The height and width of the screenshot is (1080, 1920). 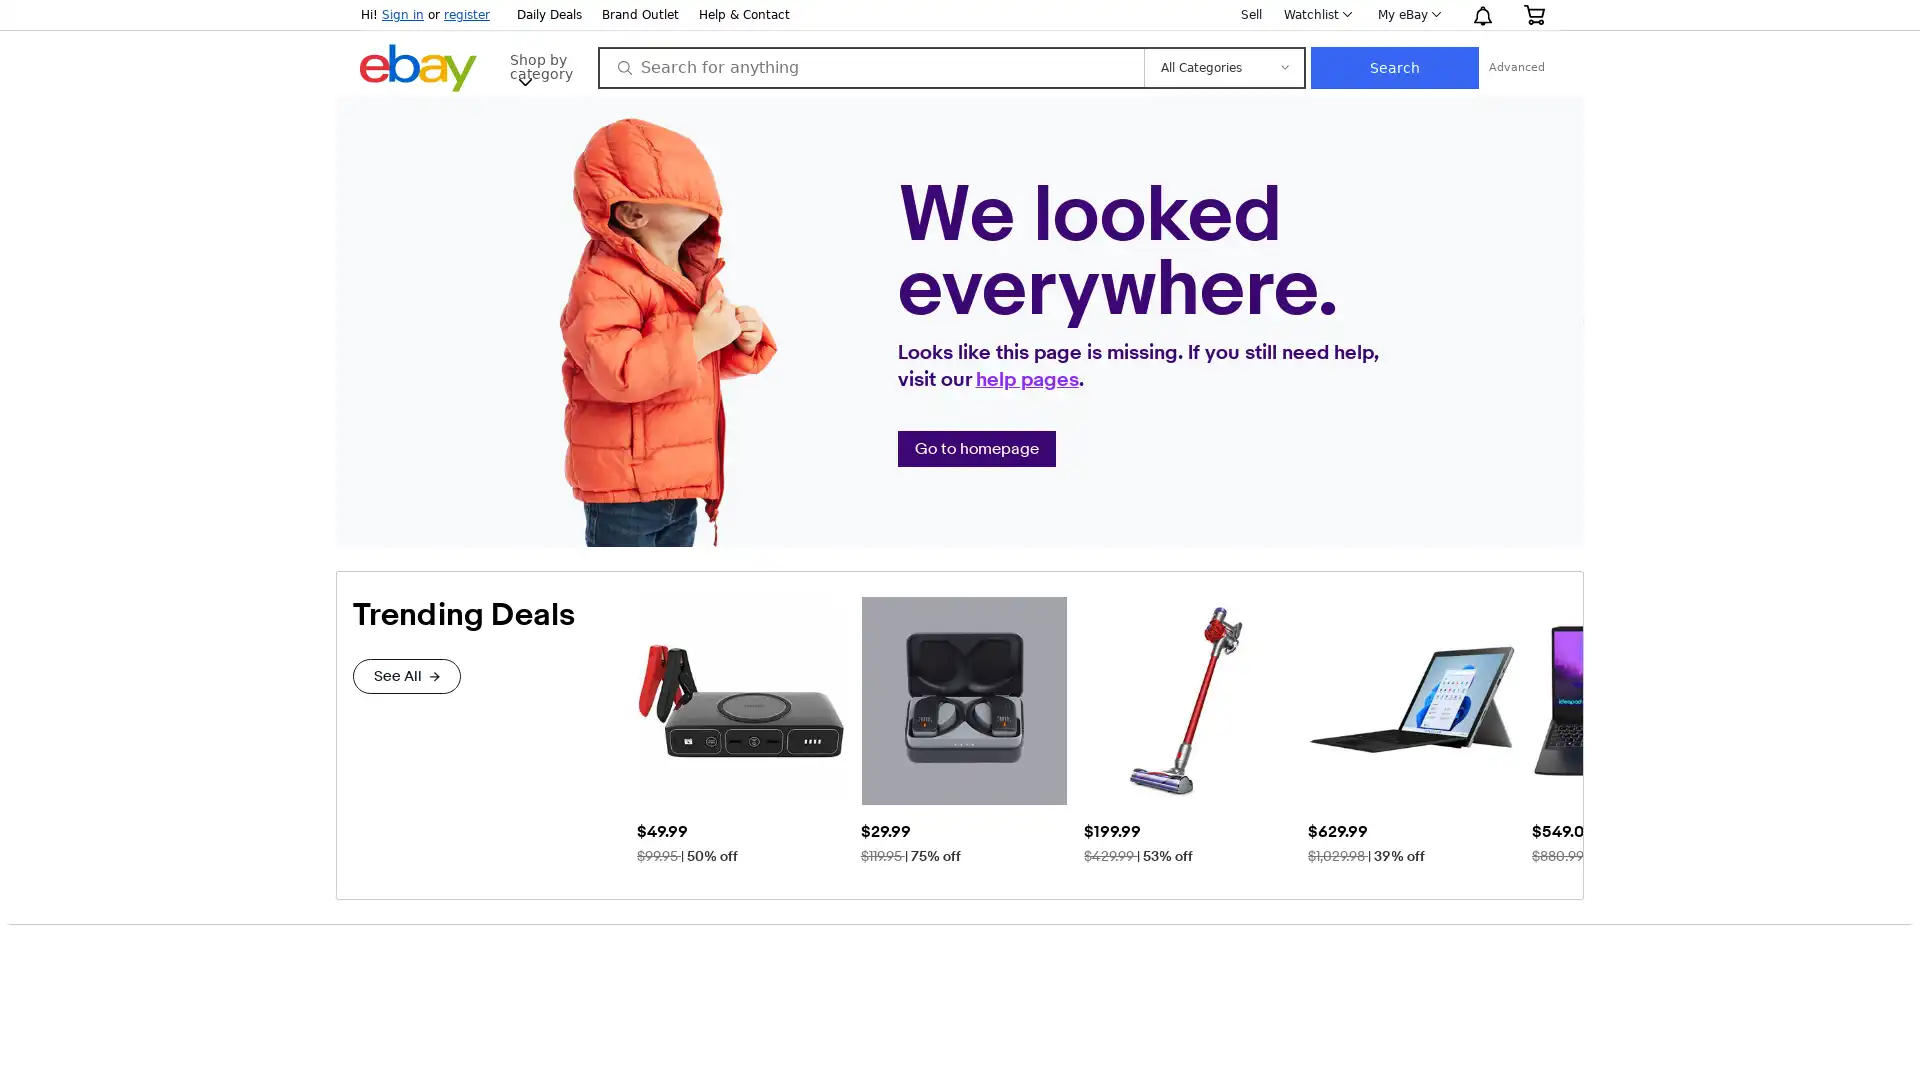 What do you see at coordinates (1482, 15) in the screenshot?
I see `Notification` at bounding box center [1482, 15].